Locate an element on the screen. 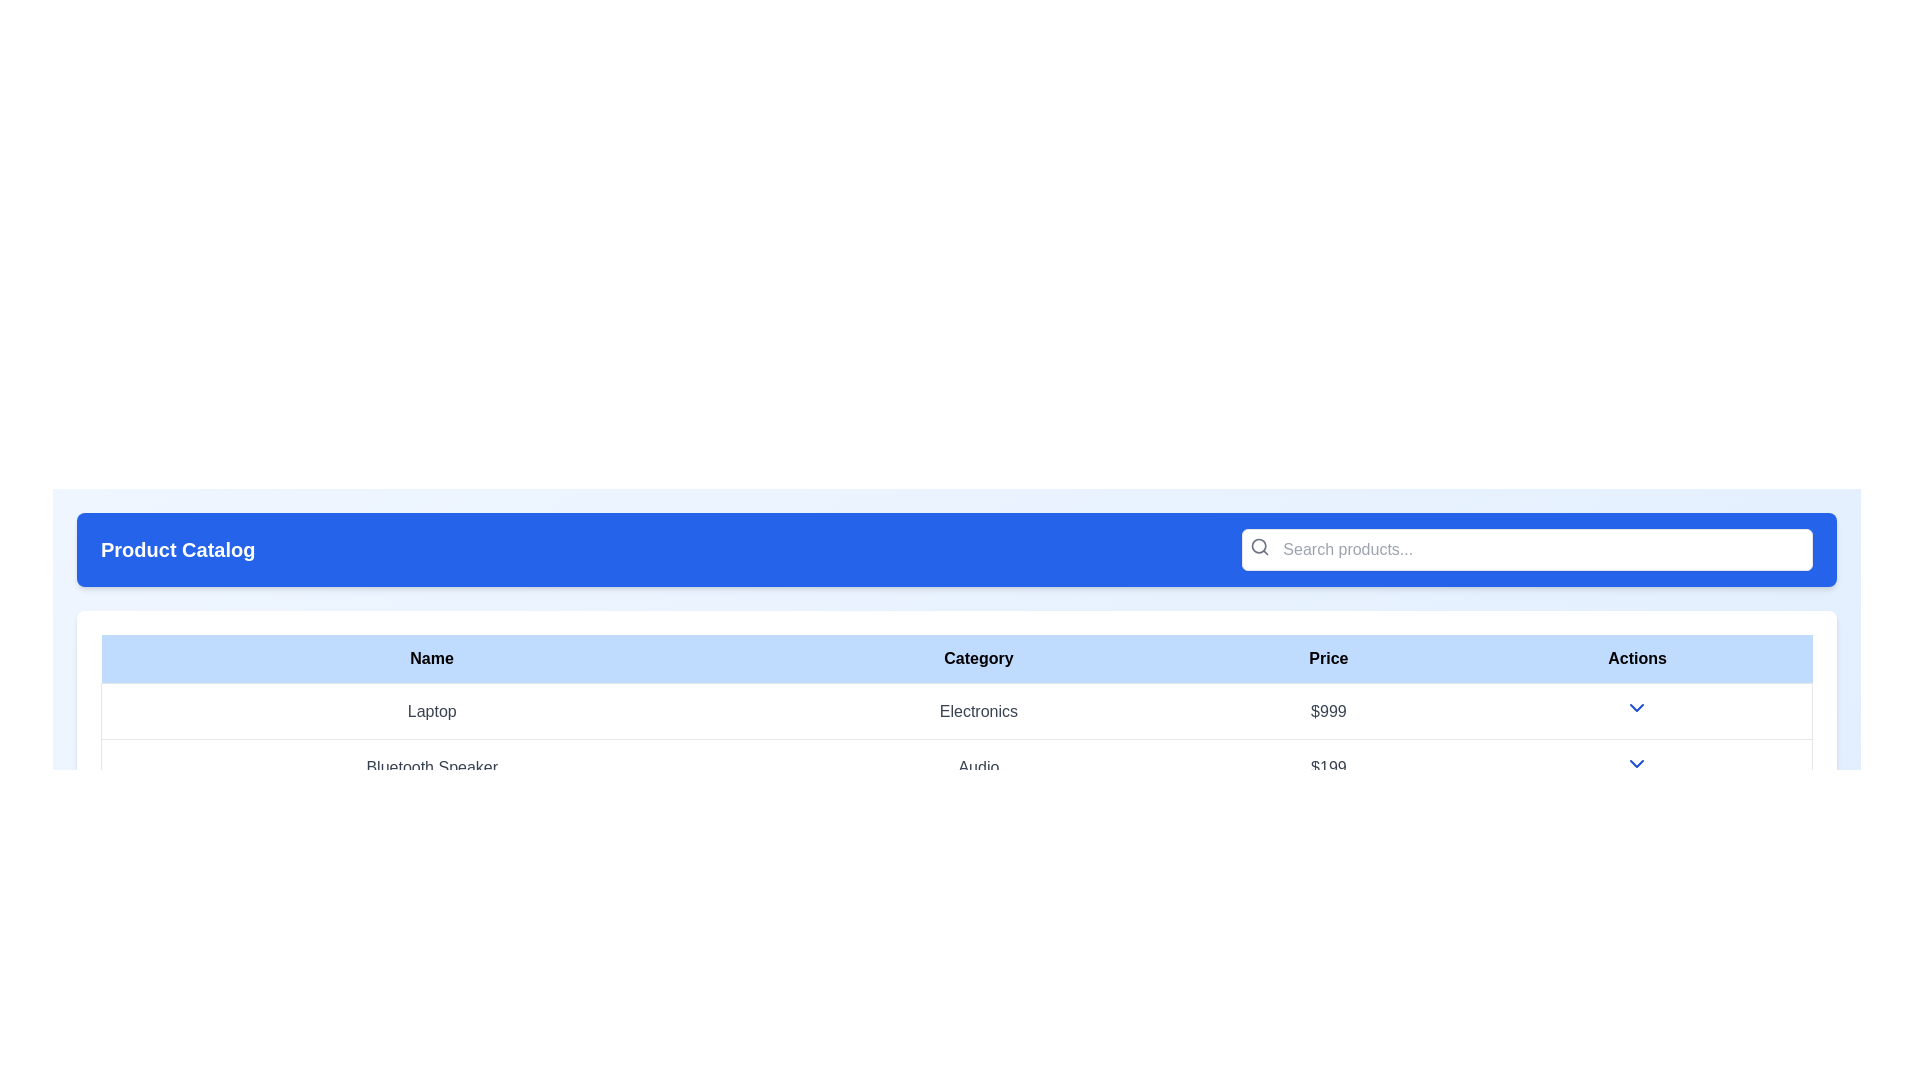 This screenshot has height=1080, width=1920. the blue dropdown arrow icon is located at coordinates (1637, 707).